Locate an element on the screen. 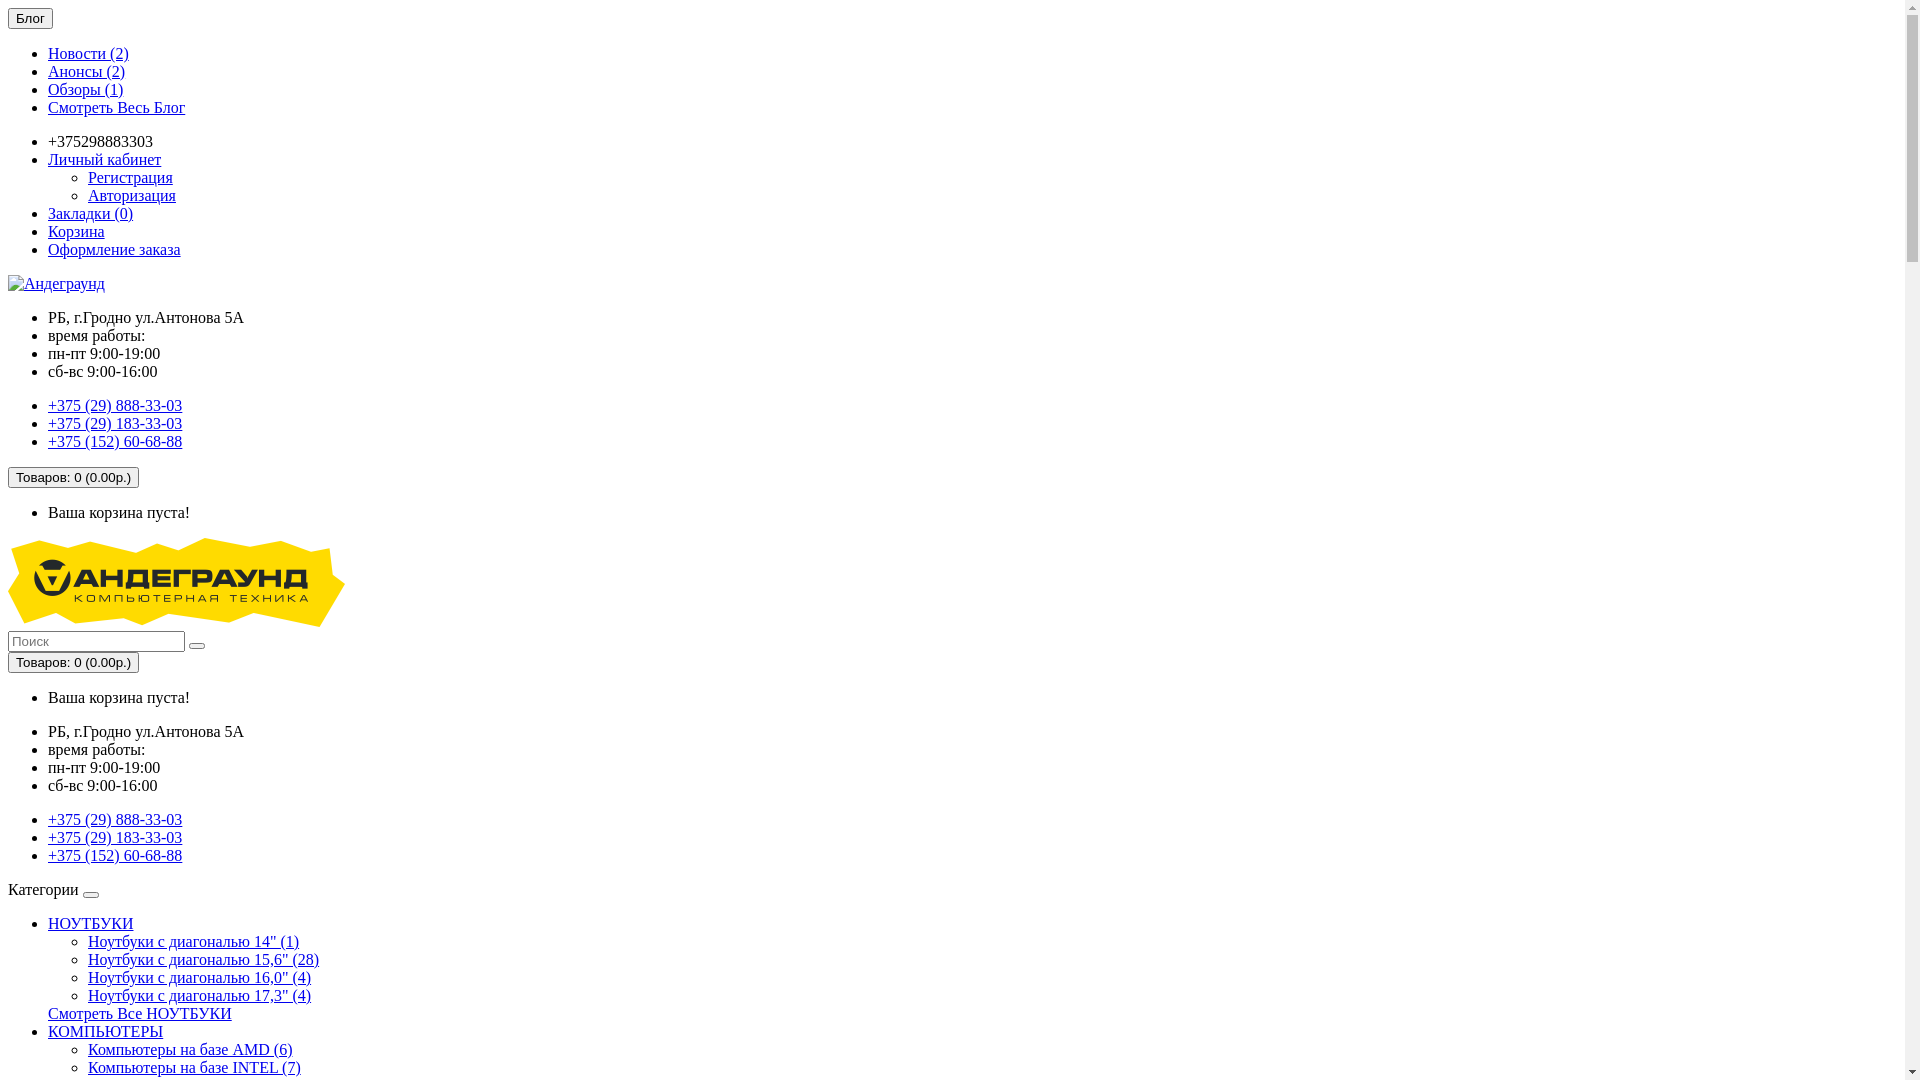 Image resolution: width=1920 pixels, height=1080 pixels. '+375 (29) 888-33-03' is located at coordinates (114, 819).